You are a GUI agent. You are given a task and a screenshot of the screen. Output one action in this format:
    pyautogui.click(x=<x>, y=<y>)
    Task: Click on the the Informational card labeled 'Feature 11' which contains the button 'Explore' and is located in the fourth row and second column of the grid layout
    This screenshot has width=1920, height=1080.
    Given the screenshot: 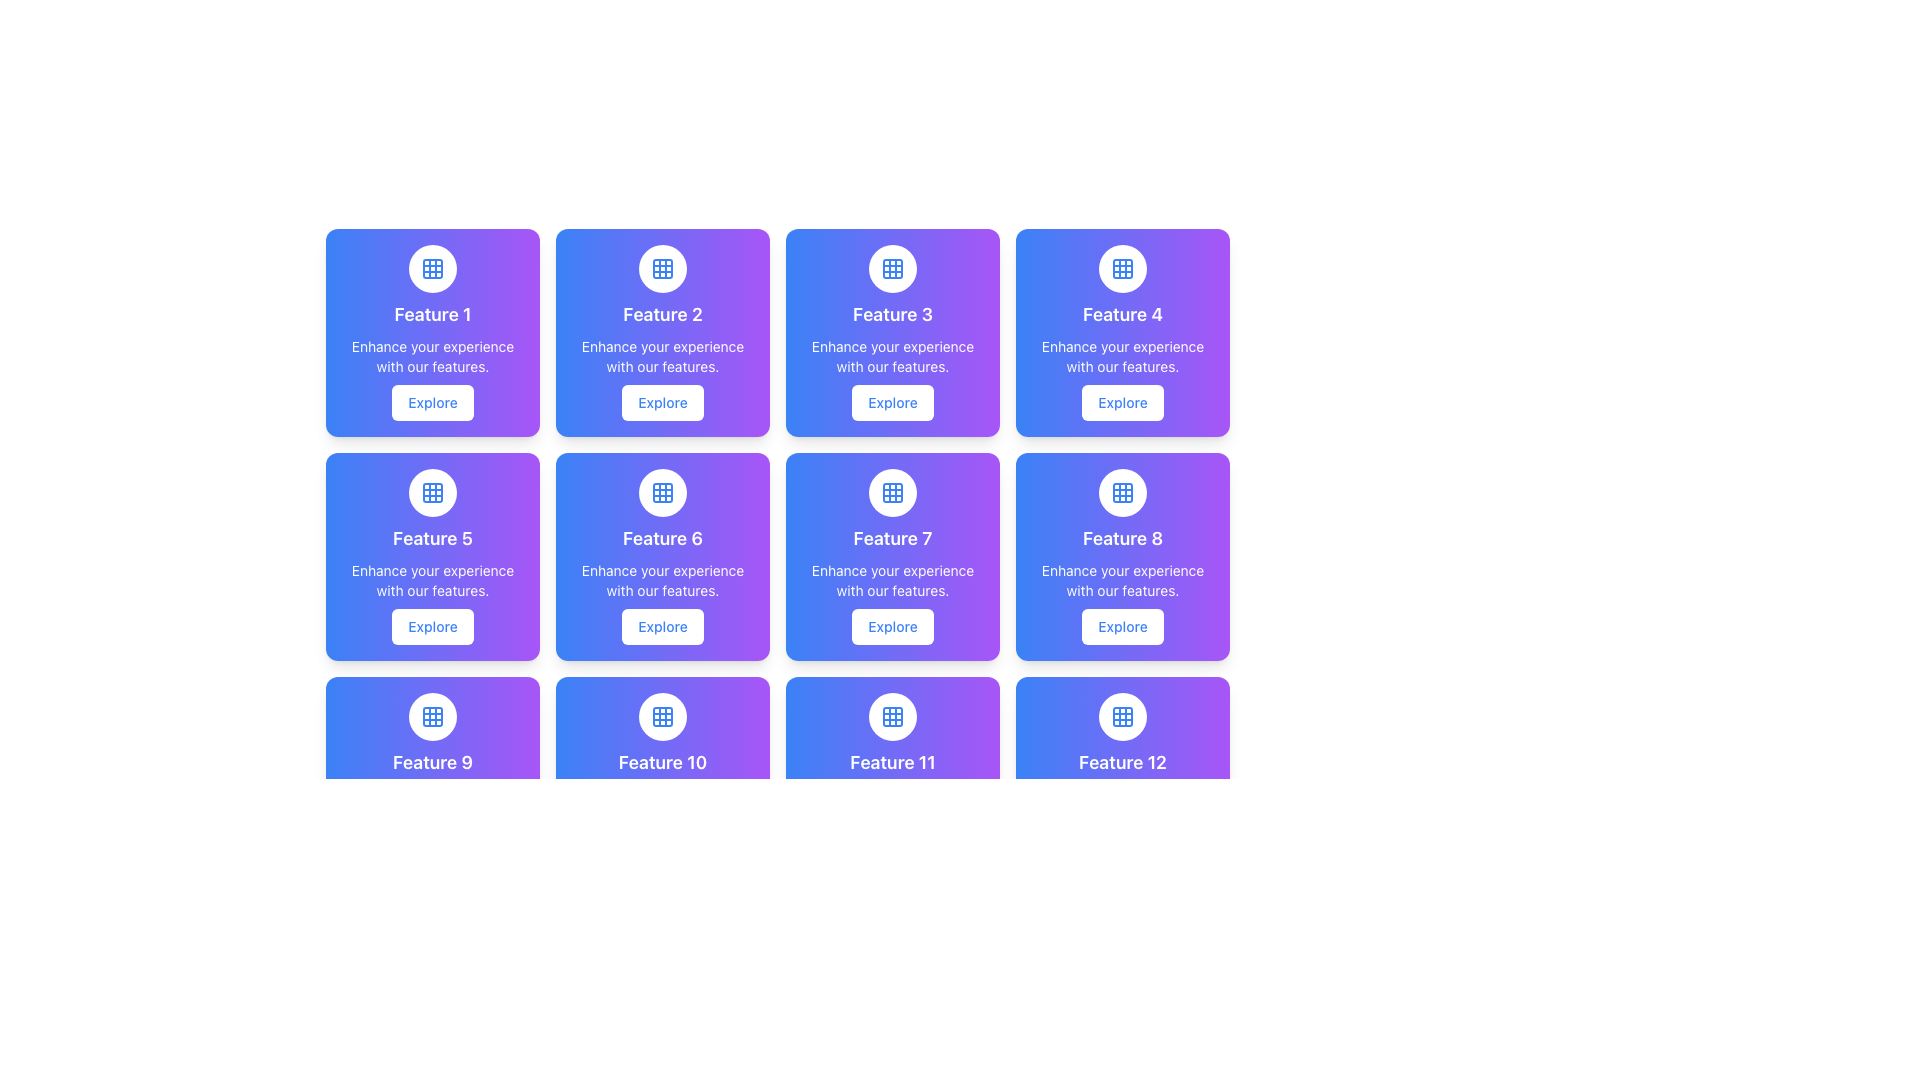 What is the action you would take?
    pyautogui.click(x=891, y=779)
    